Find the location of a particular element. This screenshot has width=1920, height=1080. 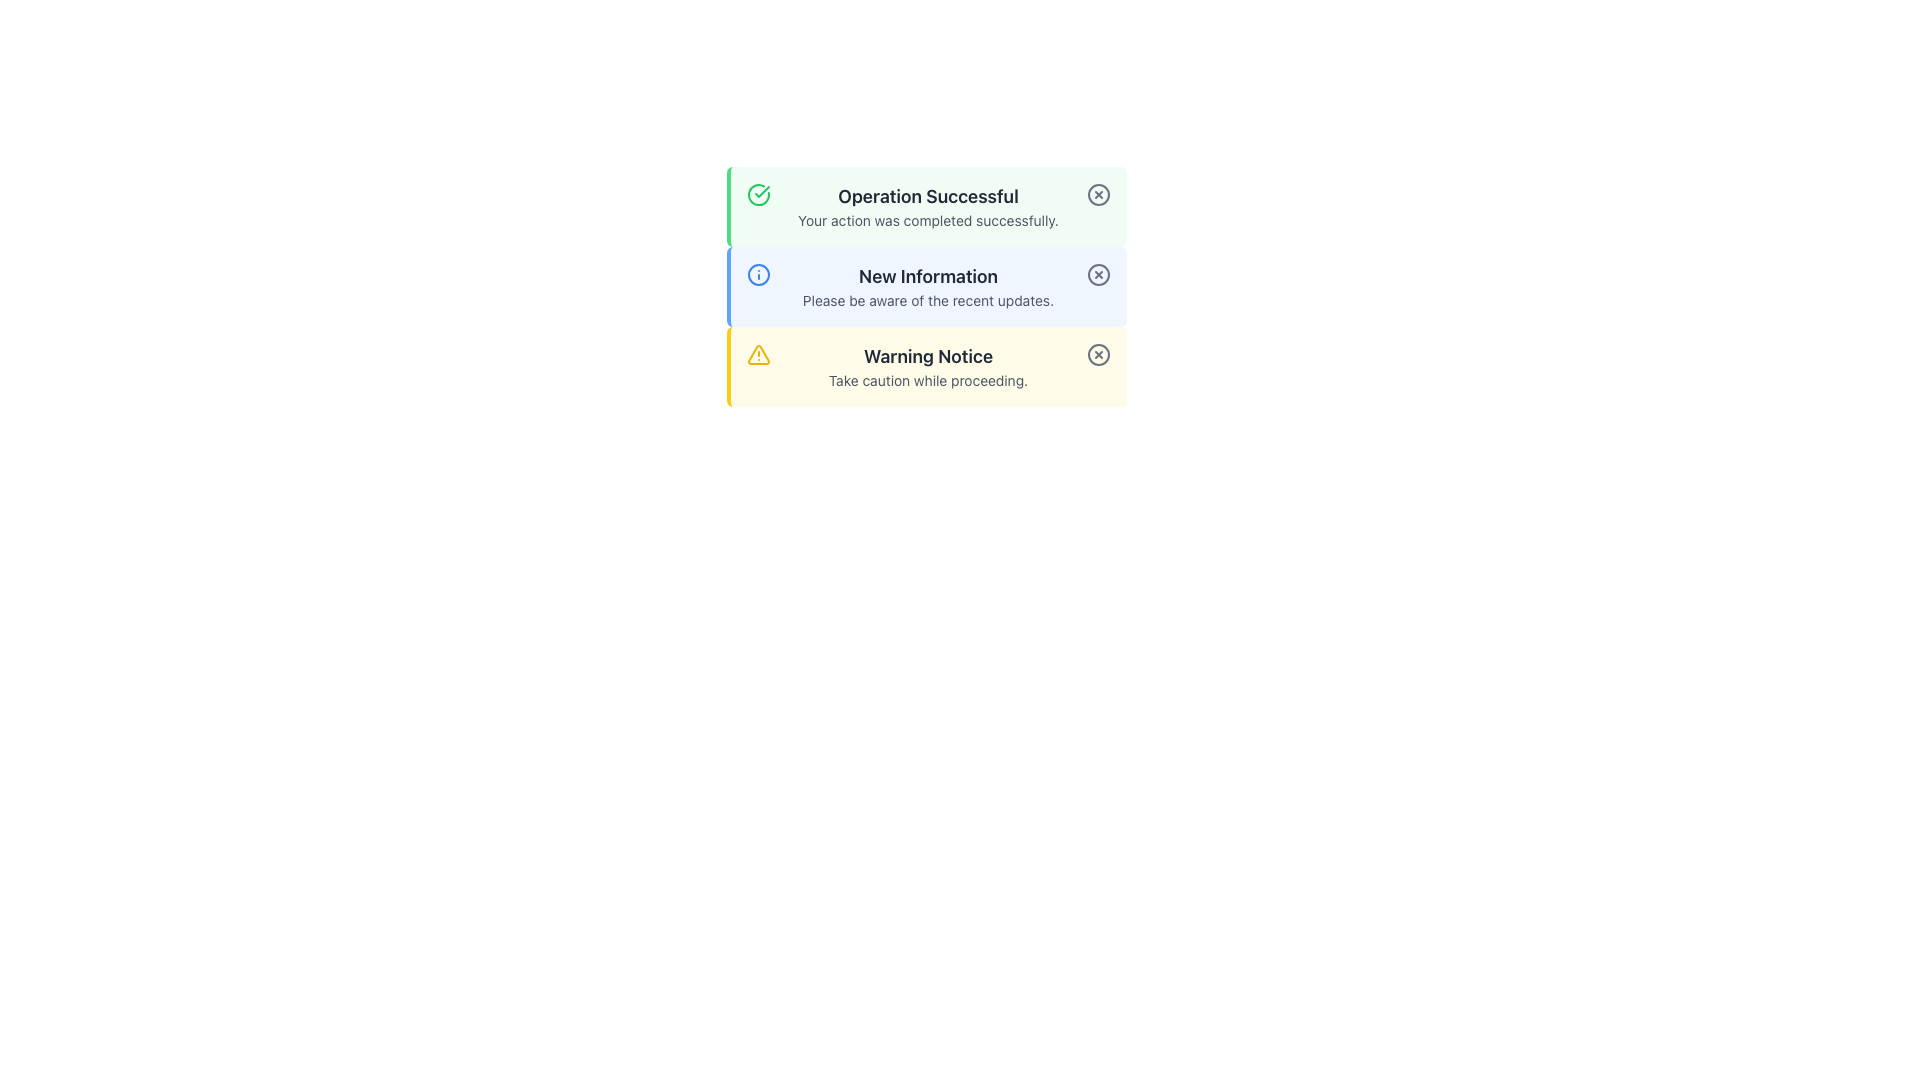

text from the Text block that displays 'Warning Notice' and 'Take caution while proceeding.' located in the third card of the vertical stack is located at coordinates (927, 366).